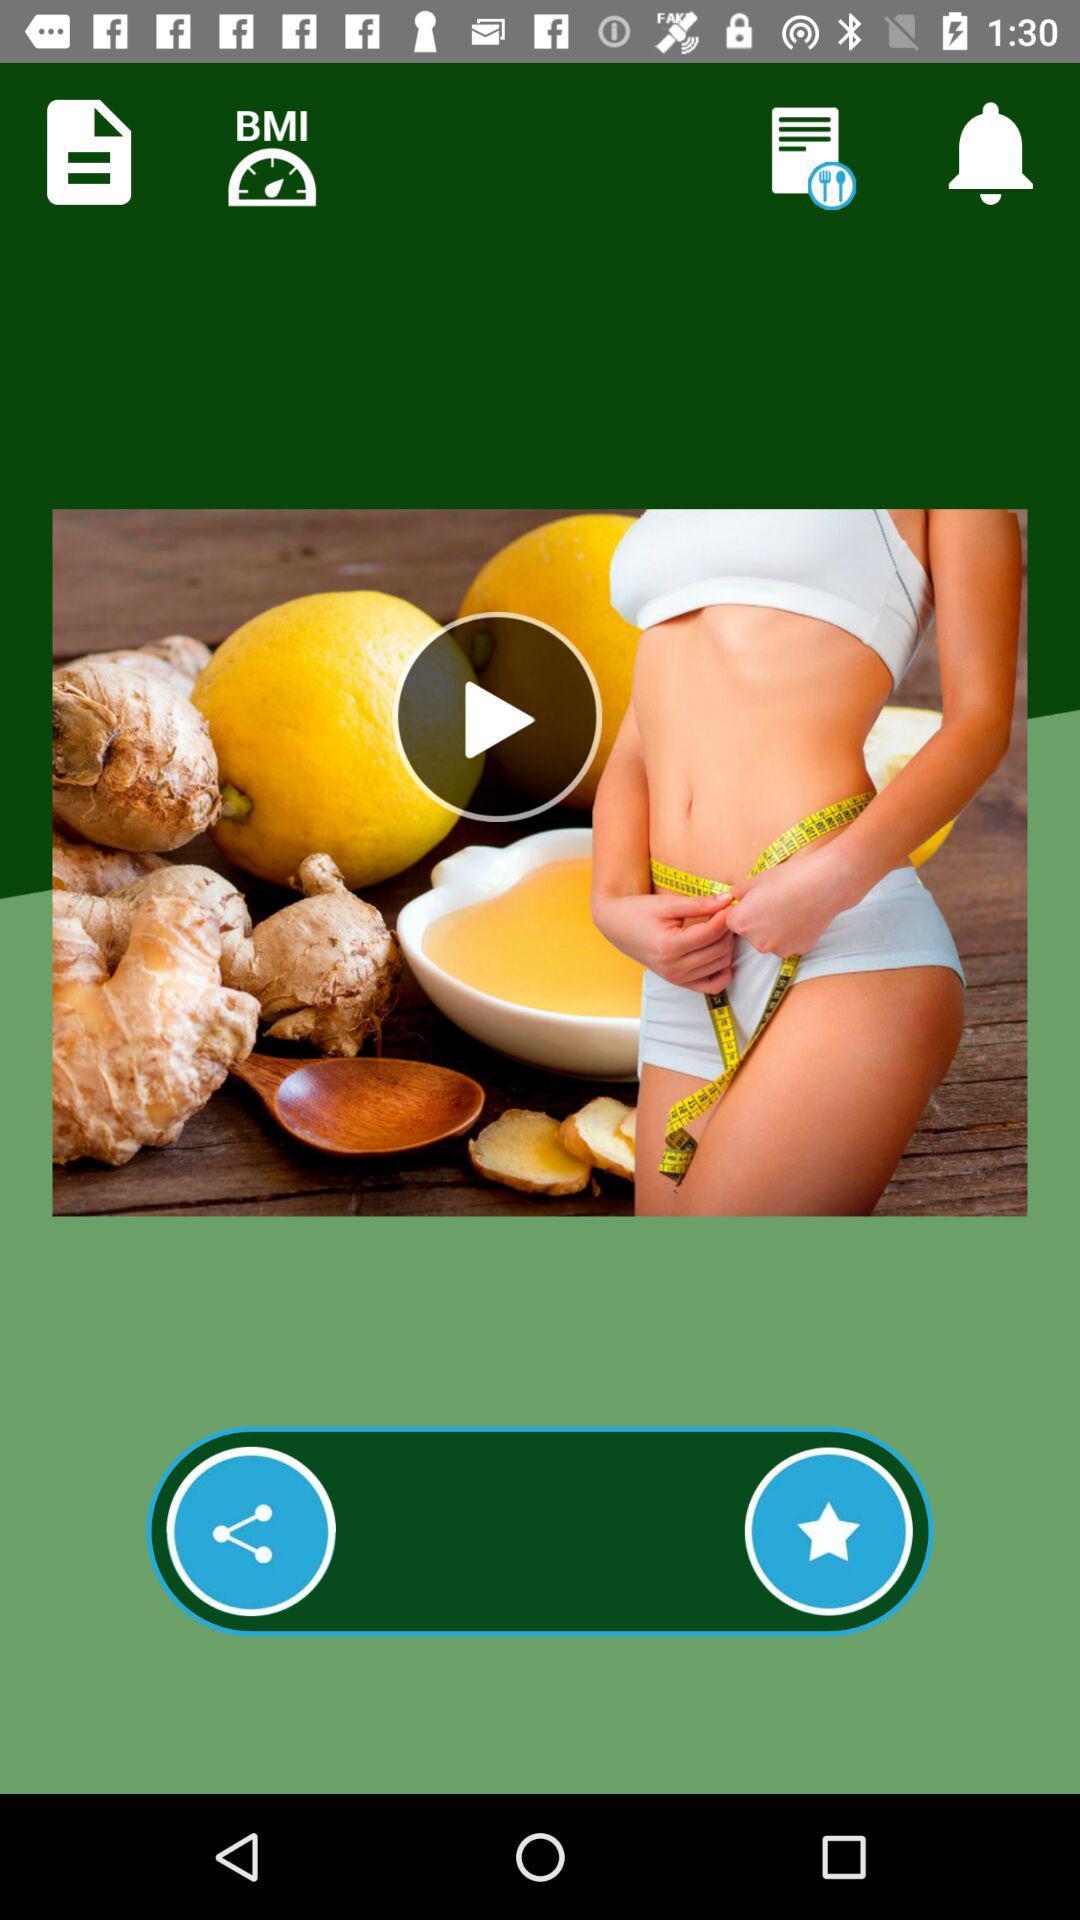 This screenshot has height=1920, width=1080. I want to click on share the video, so click(250, 1530).